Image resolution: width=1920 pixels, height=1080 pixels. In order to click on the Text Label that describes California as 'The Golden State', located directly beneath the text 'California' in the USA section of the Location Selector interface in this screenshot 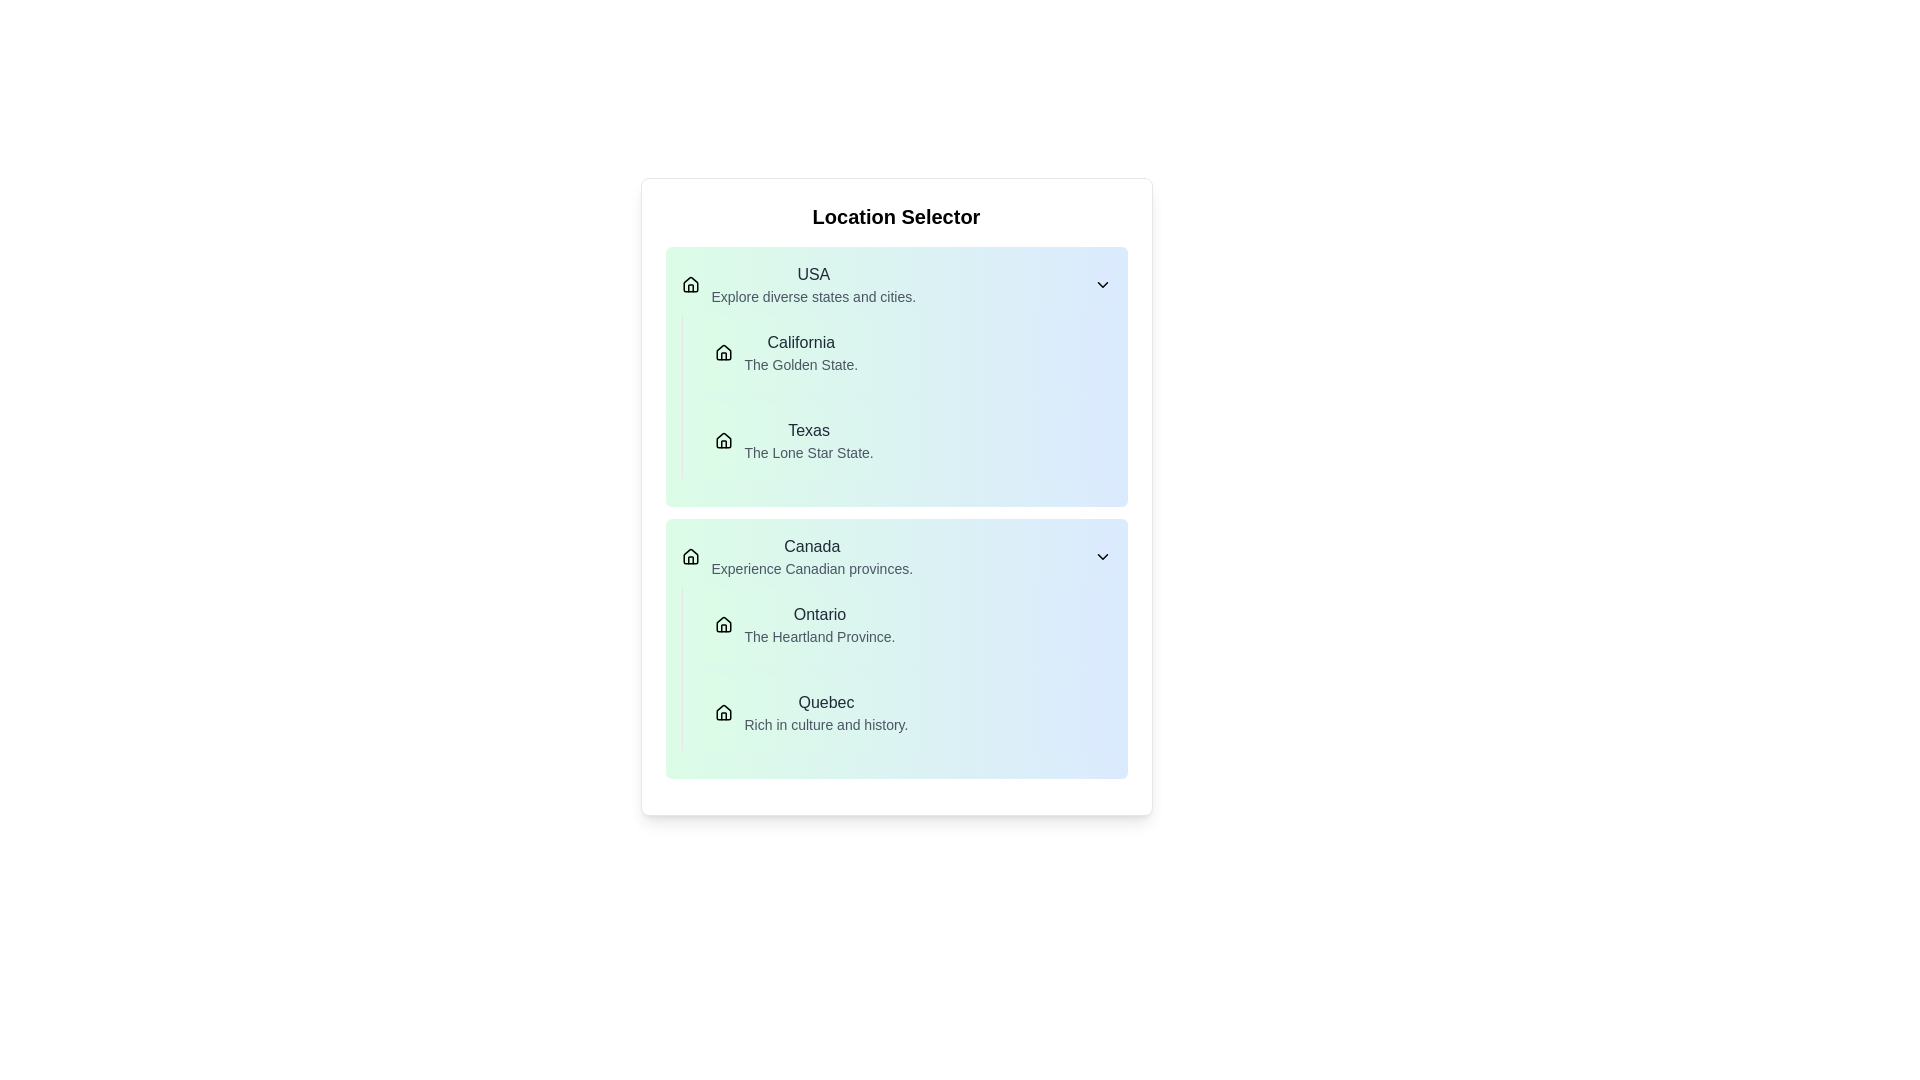, I will do `click(801, 365)`.